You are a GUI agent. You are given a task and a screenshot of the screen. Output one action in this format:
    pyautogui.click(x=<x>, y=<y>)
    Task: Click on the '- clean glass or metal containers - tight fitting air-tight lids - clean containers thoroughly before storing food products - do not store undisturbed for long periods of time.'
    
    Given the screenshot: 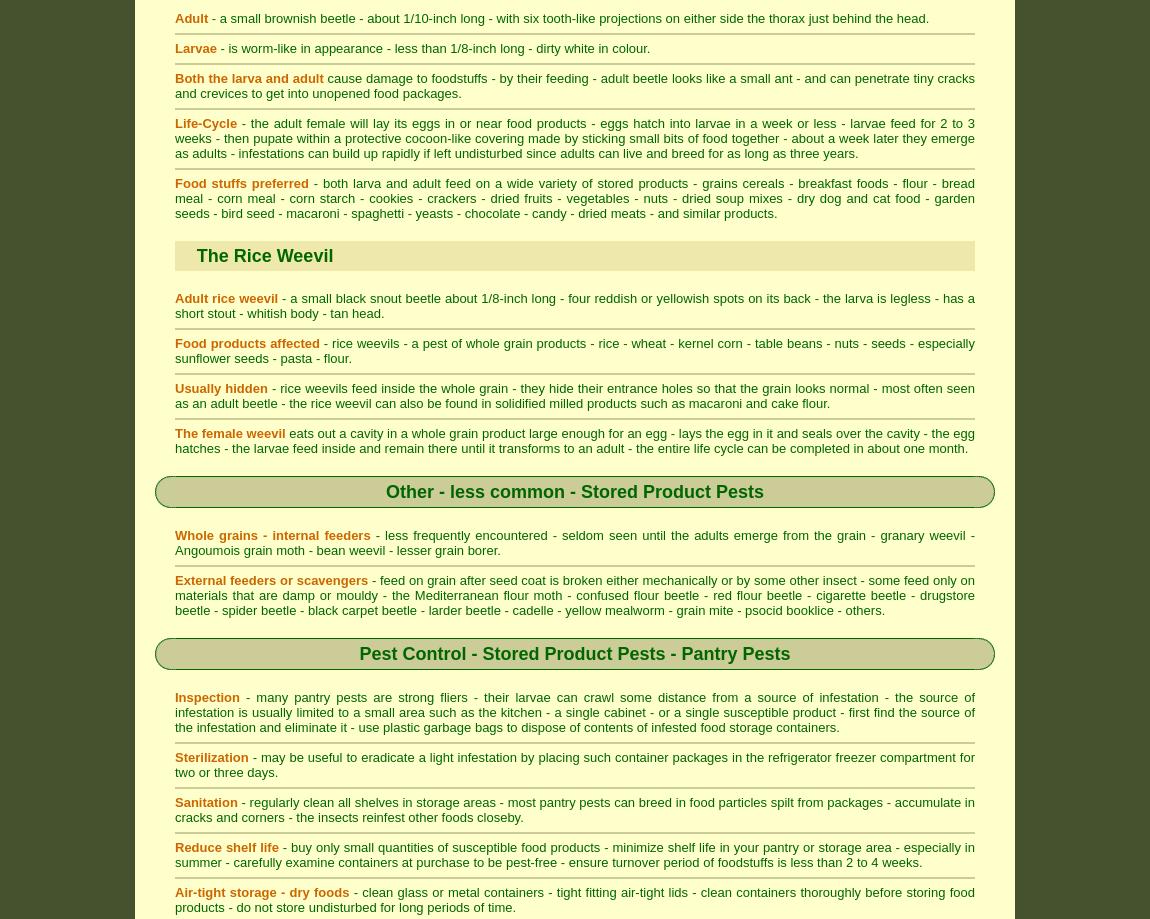 What is the action you would take?
    pyautogui.click(x=174, y=898)
    